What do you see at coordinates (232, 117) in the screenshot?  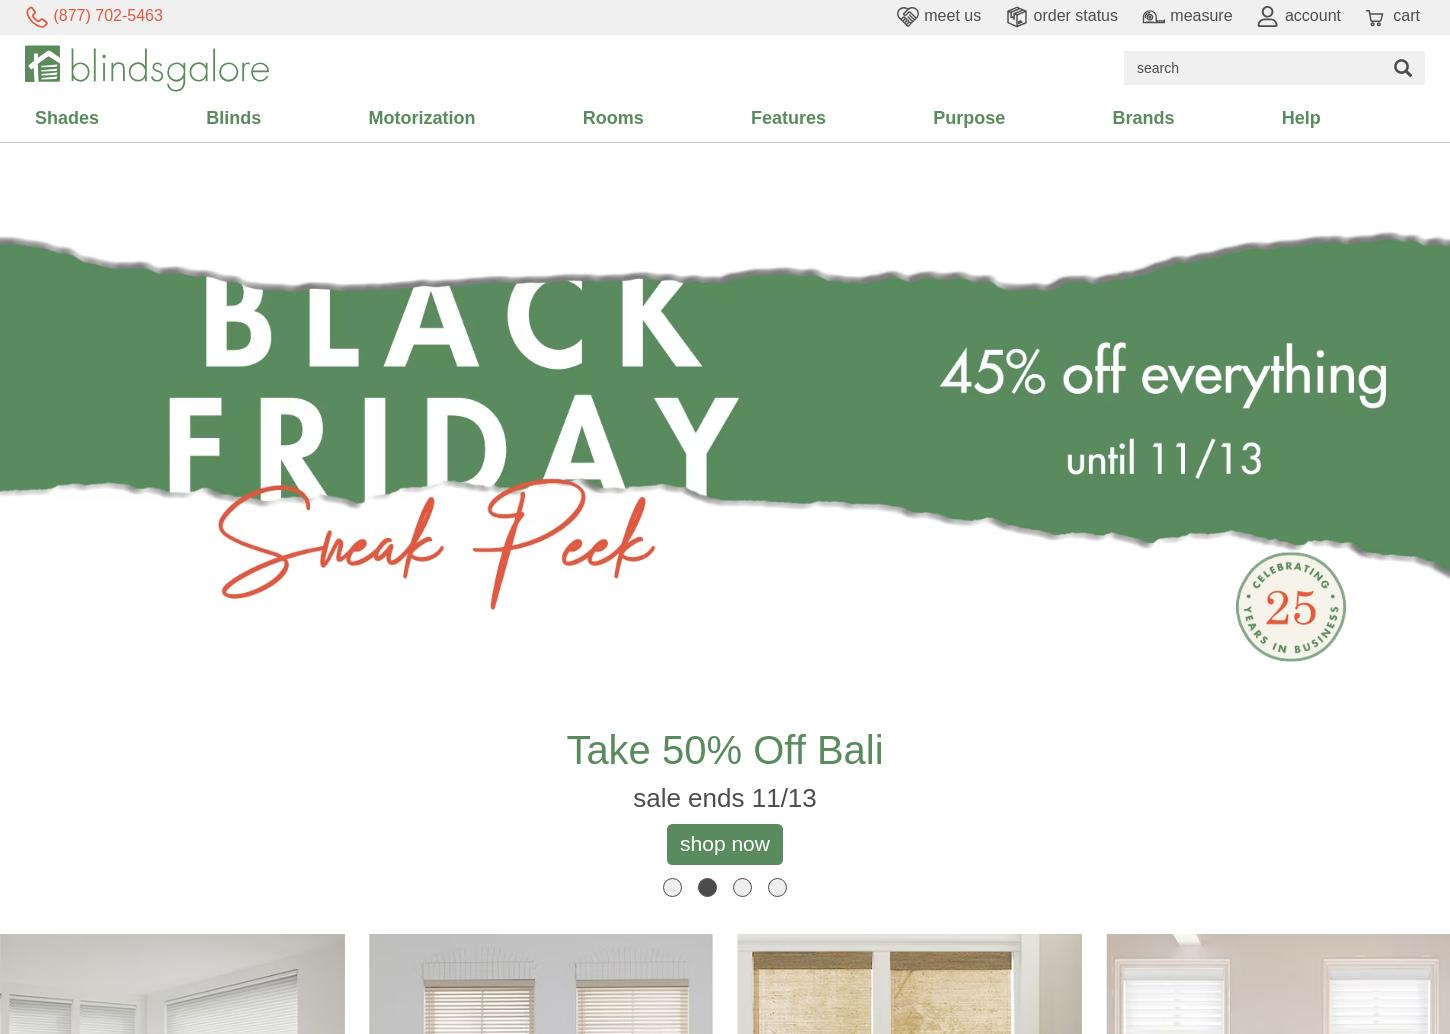 I see `'Blinds'` at bounding box center [232, 117].